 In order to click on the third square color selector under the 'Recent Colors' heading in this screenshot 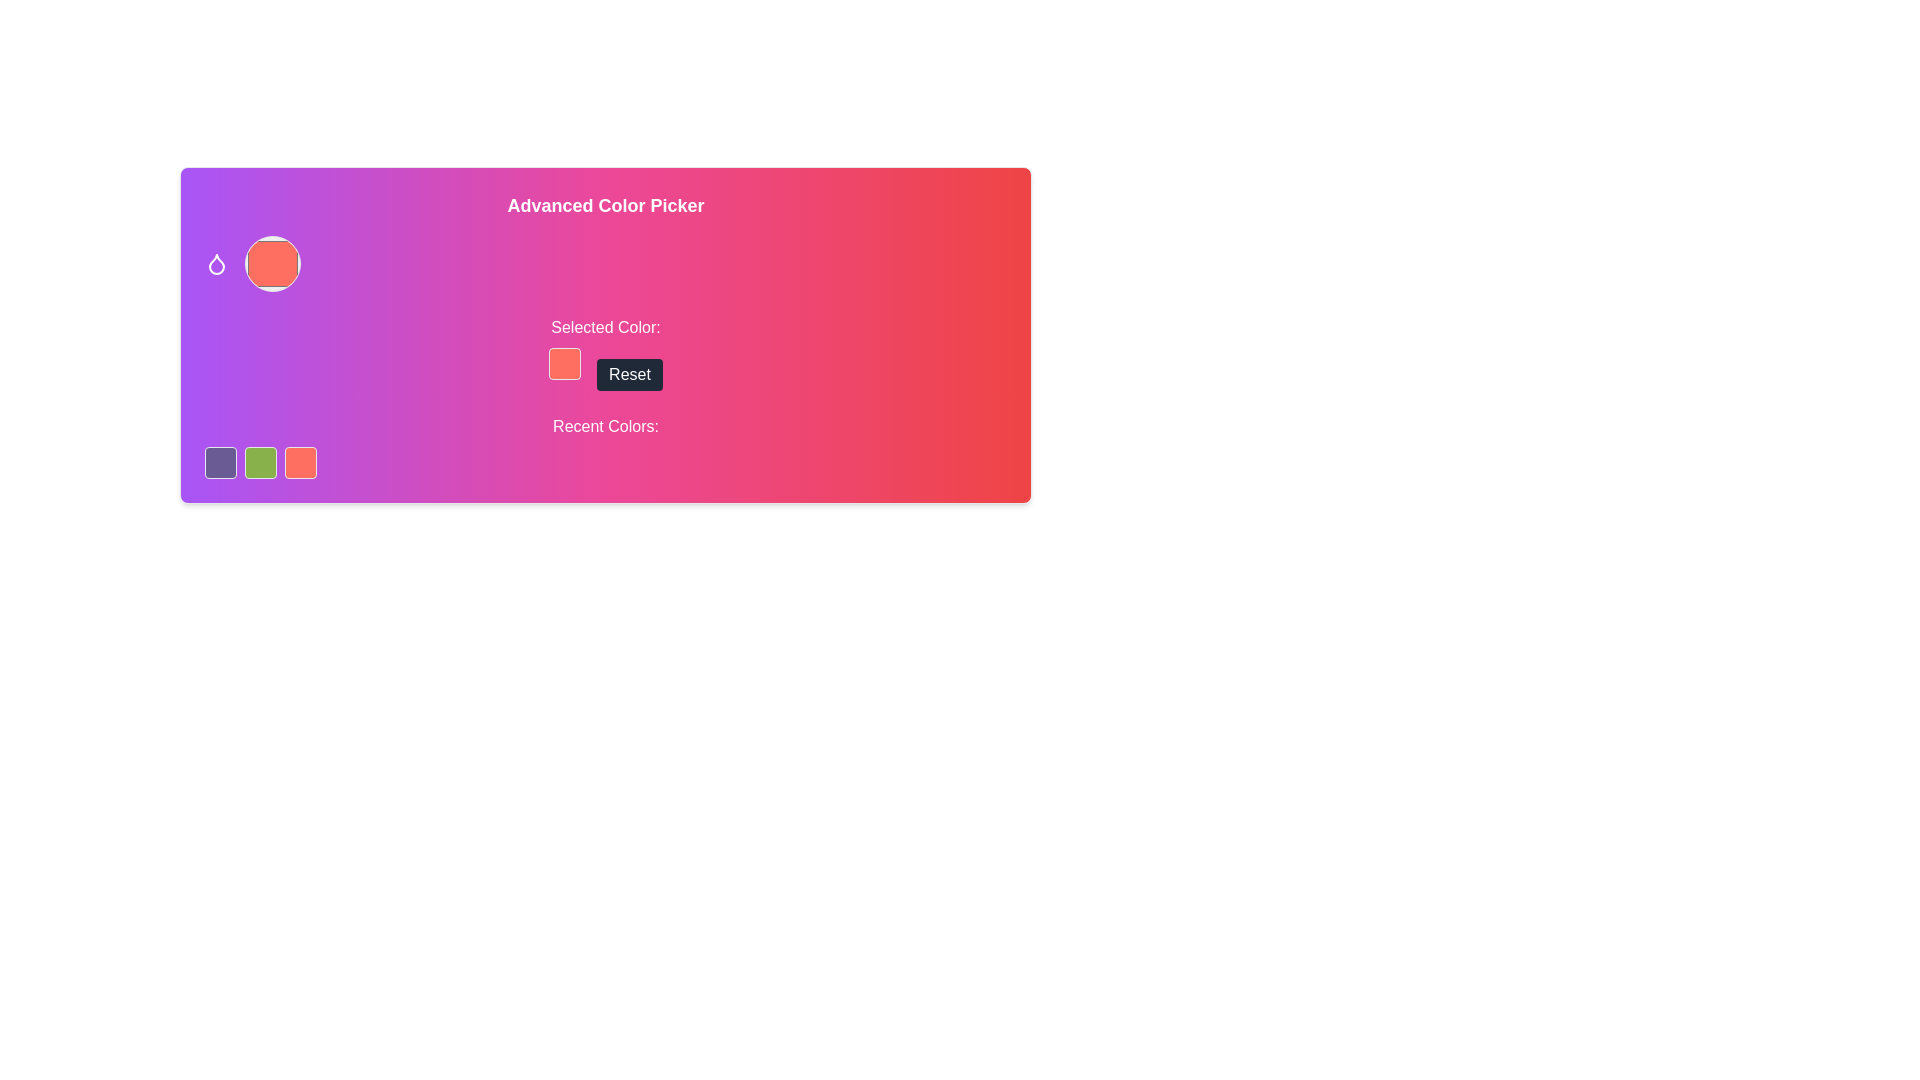, I will do `click(300, 462)`.